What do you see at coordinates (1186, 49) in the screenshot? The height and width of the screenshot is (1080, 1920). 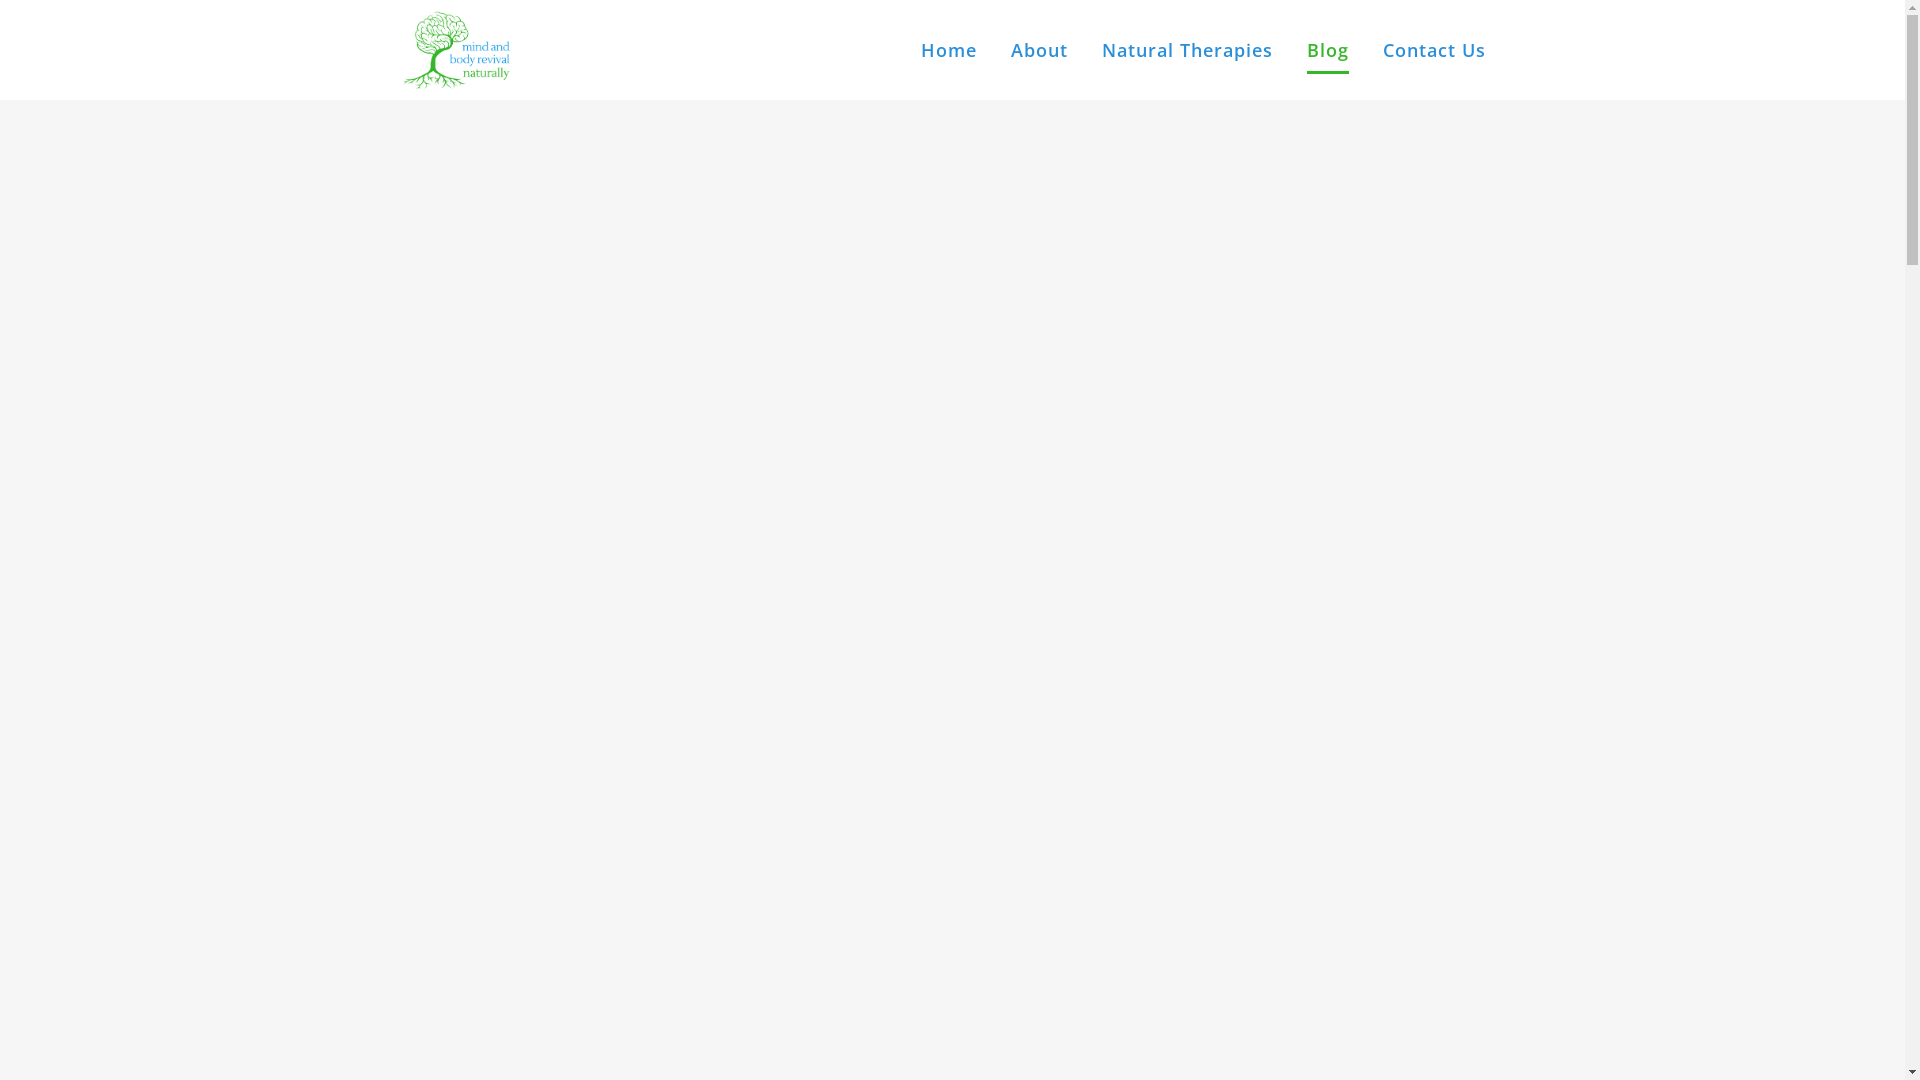 I see `'Natural Therapies'` at bounding box center [1186, 49].